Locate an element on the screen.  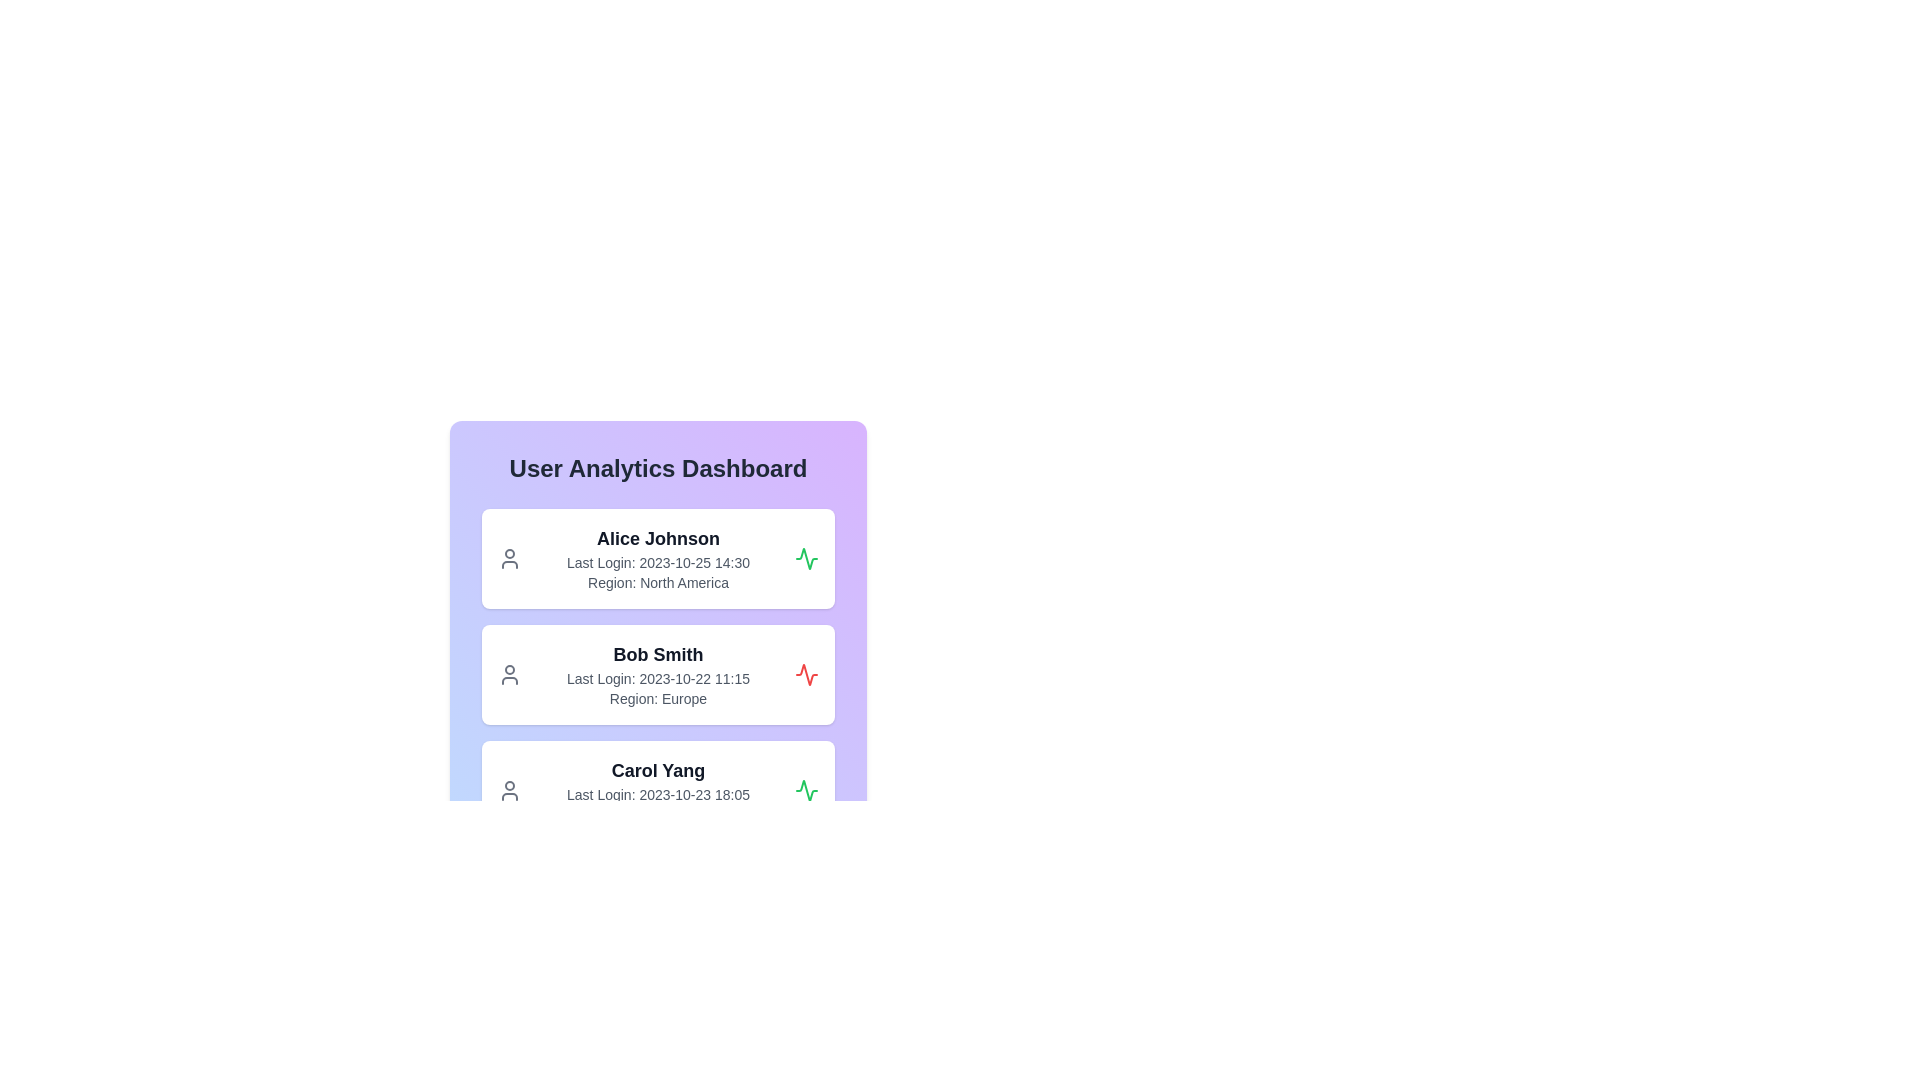
the small user icon representing 'Alice Johnson' within the first card of the 'User Analytics Dashboard' section is located at coordinates (509, 559).